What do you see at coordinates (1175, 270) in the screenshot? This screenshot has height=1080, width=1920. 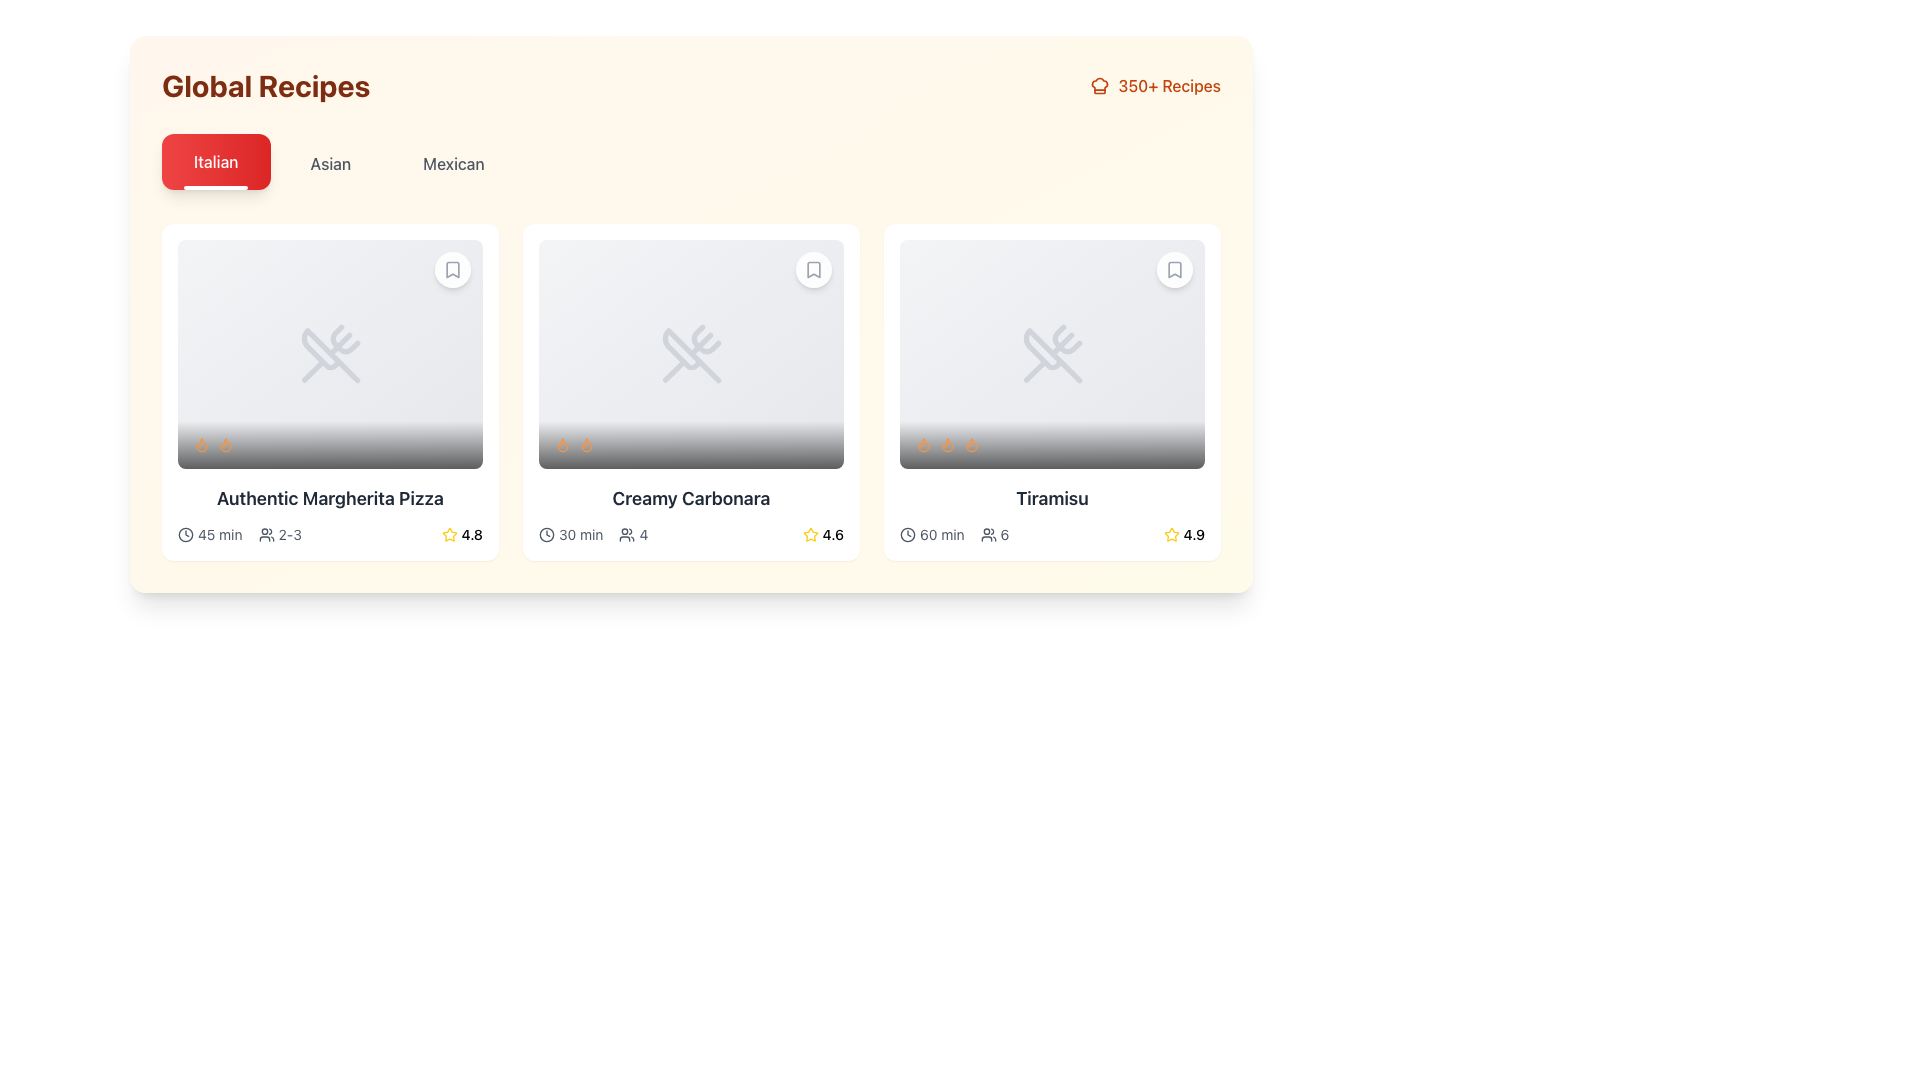 I see `the Bookmark icon shaped like a flag in the top-right corner of the 'Tiramisu' card` at bounding box center [1175, 270].